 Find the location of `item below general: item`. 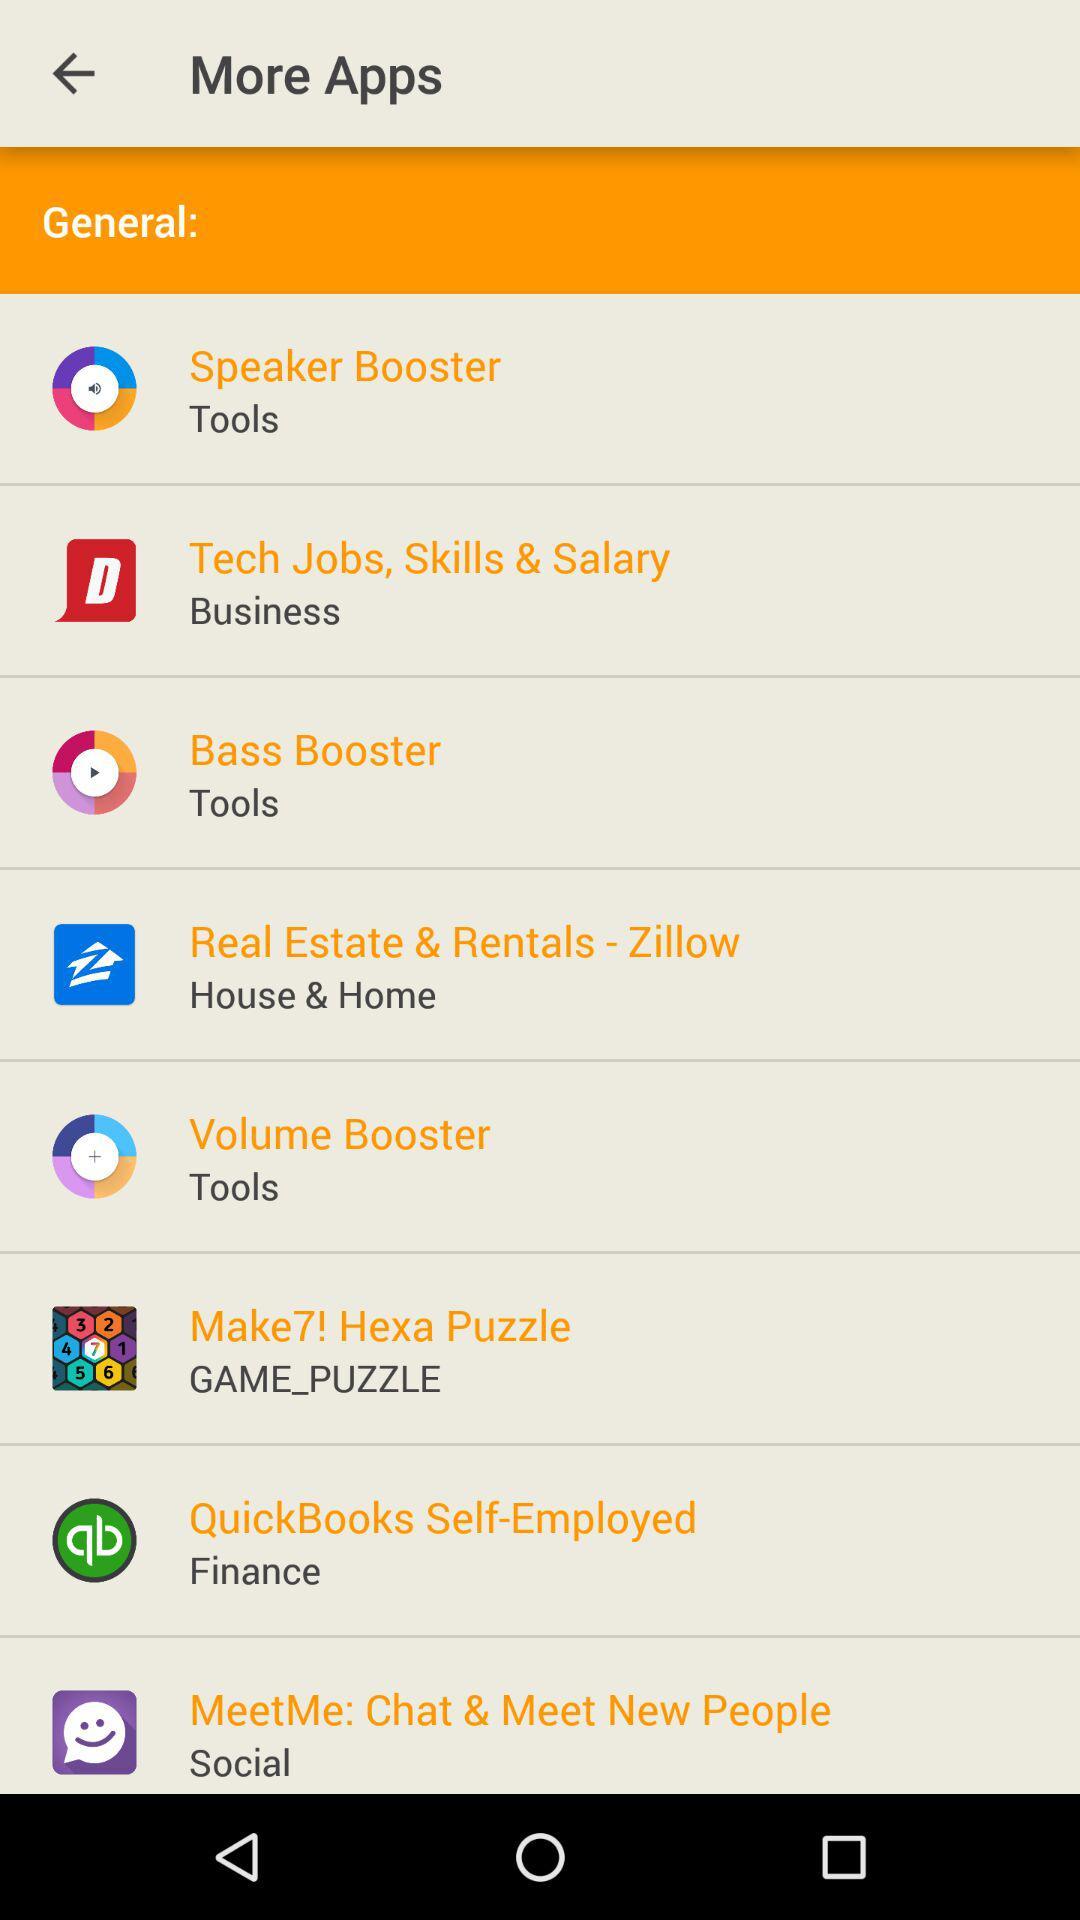

item below general: item is located at coordinates (343, 364).